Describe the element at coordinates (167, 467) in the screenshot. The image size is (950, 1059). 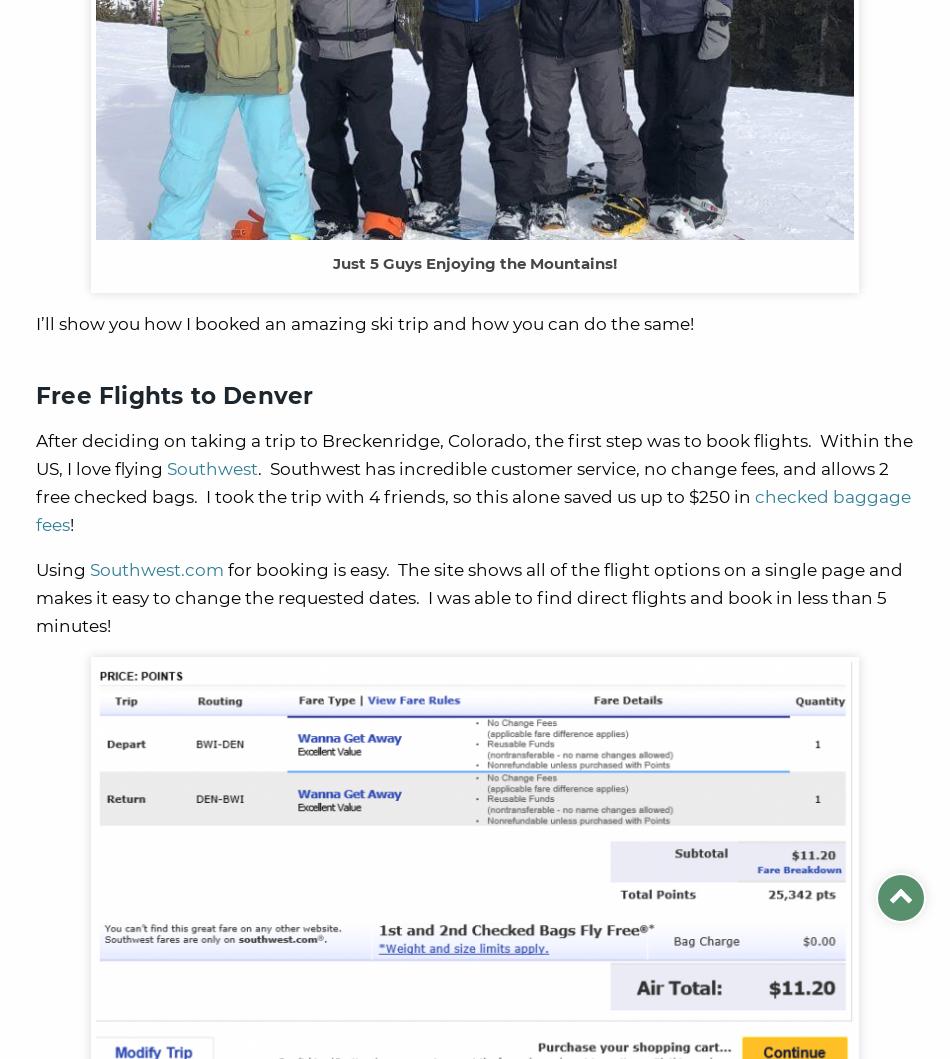
I see `'Southwest'` at that location.